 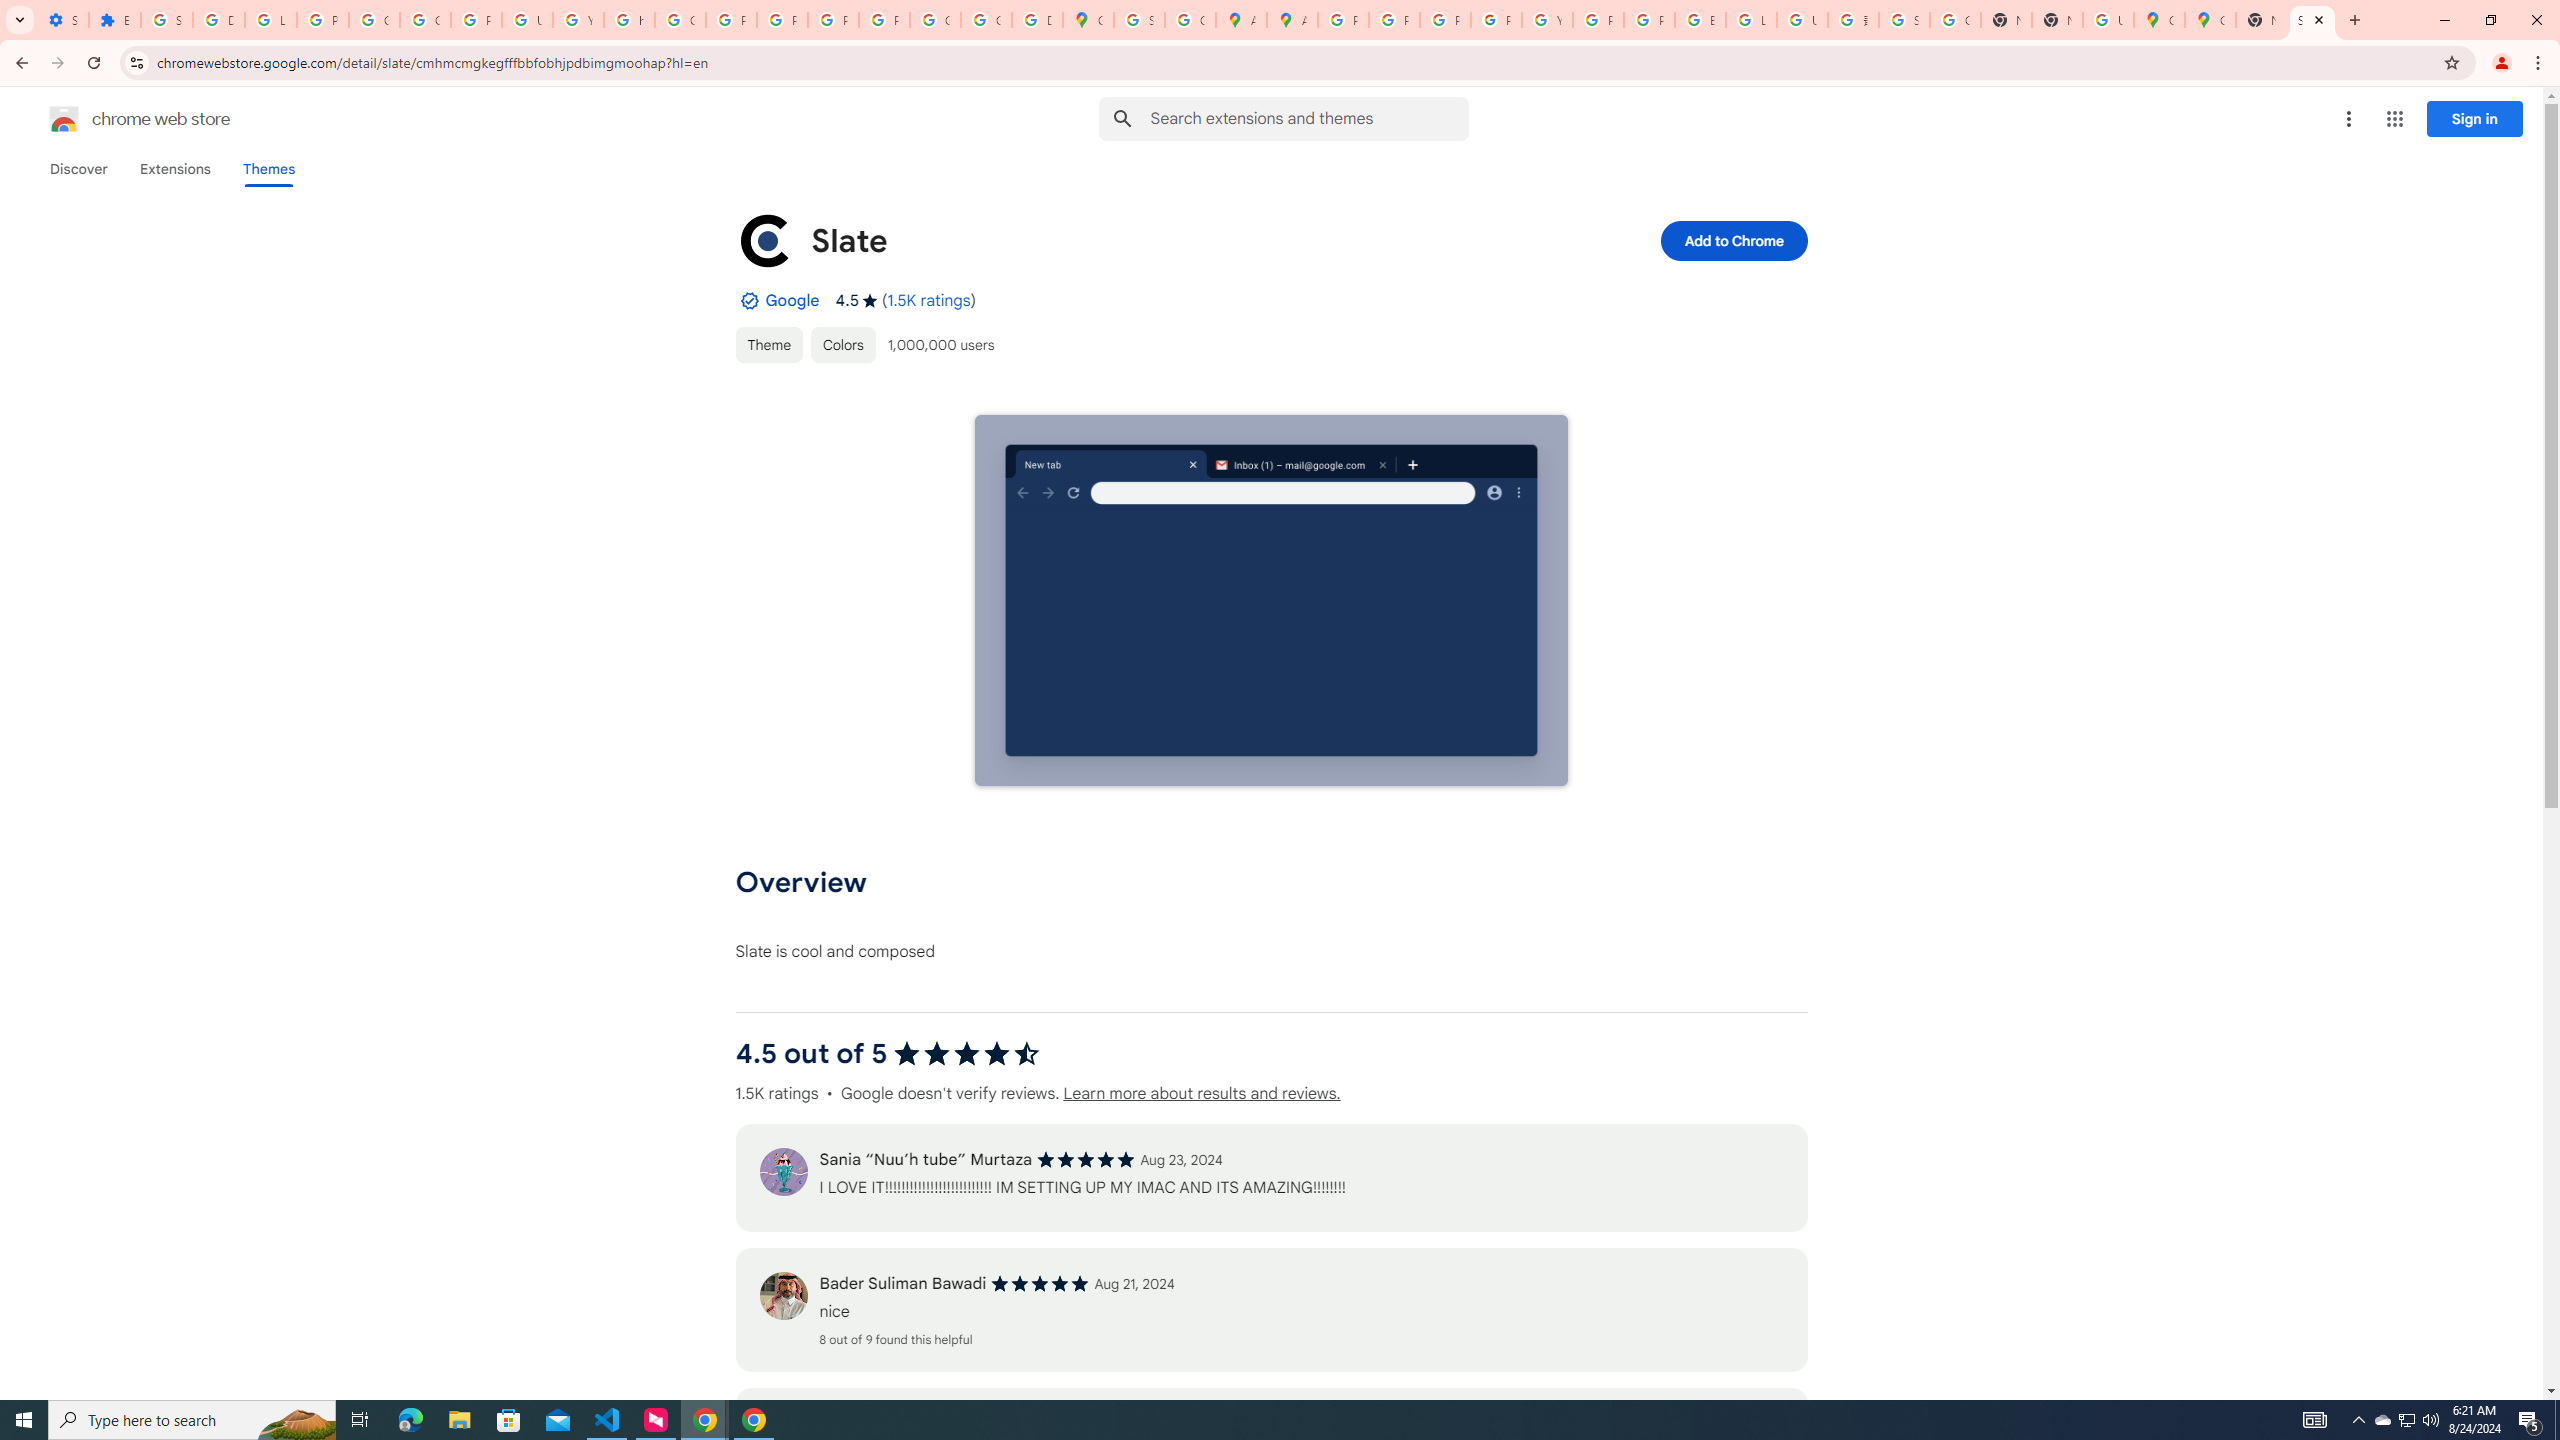 What do you see at coordinates (375, 19) in the screenshot?
I see `'Google Account Help'` at bounding box center [375, 19].